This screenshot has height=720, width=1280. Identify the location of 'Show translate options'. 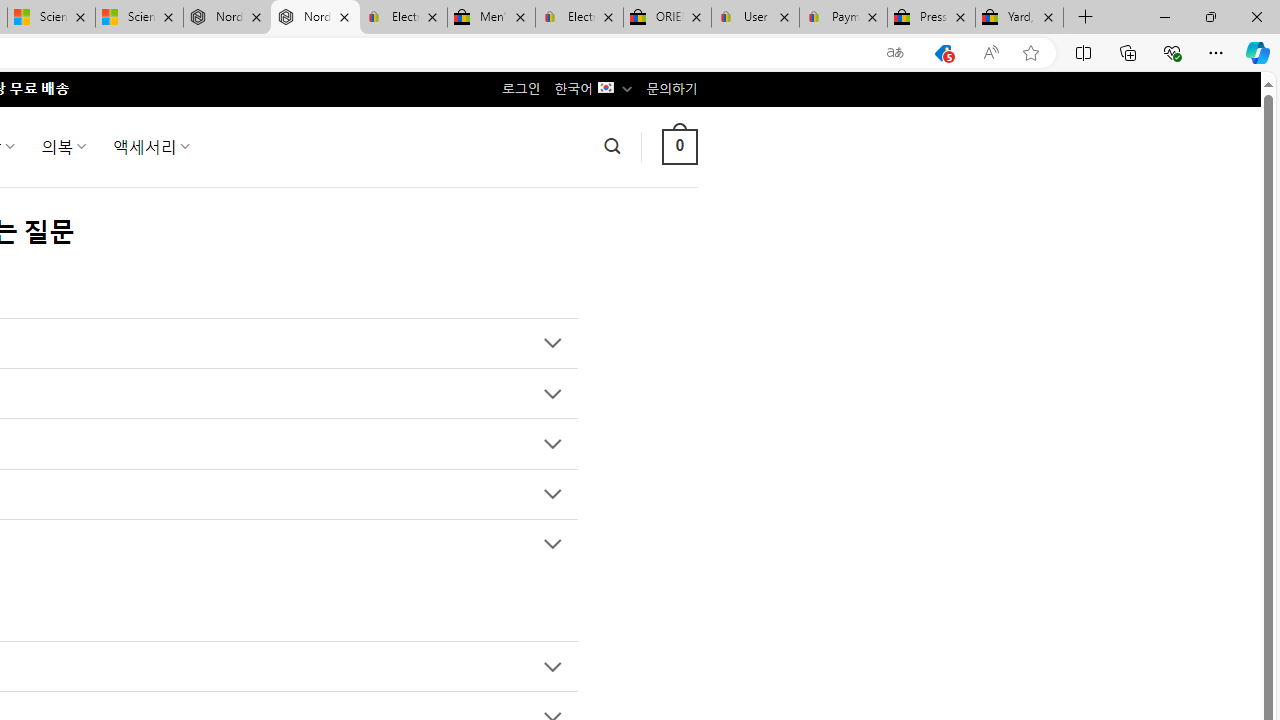
(894, 52).